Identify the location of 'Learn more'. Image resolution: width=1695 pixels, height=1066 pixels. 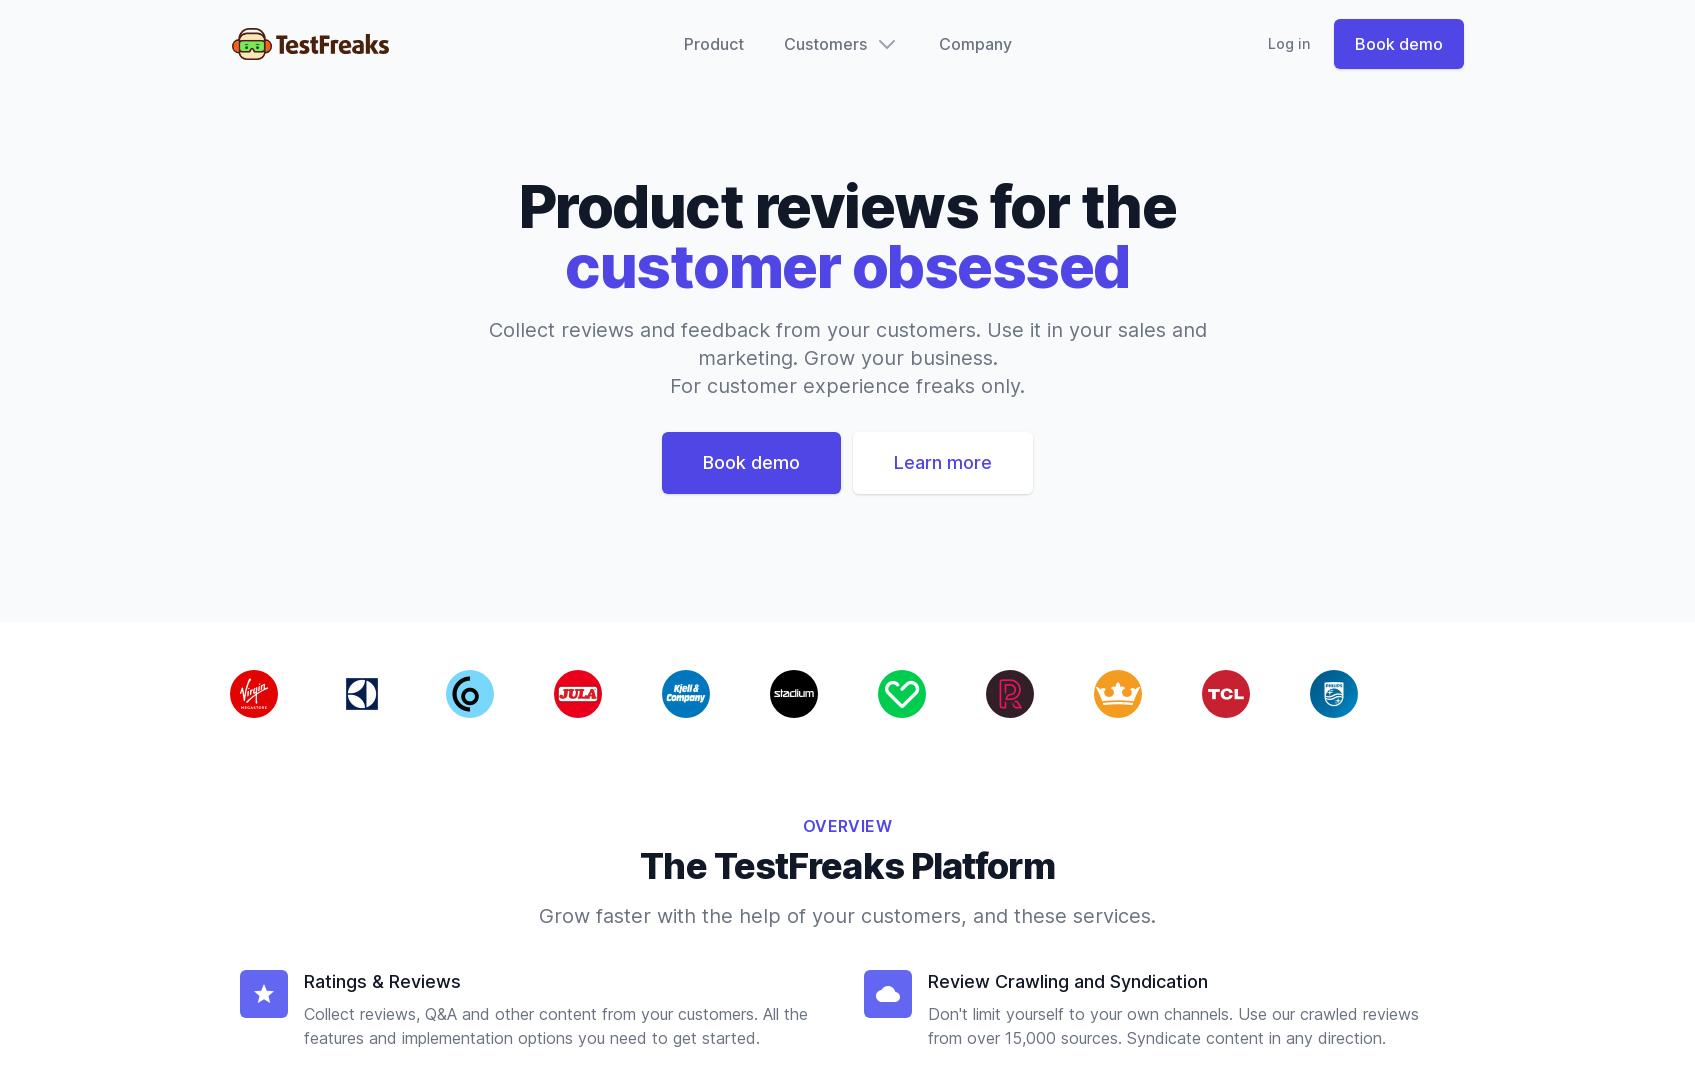
(892, 462).